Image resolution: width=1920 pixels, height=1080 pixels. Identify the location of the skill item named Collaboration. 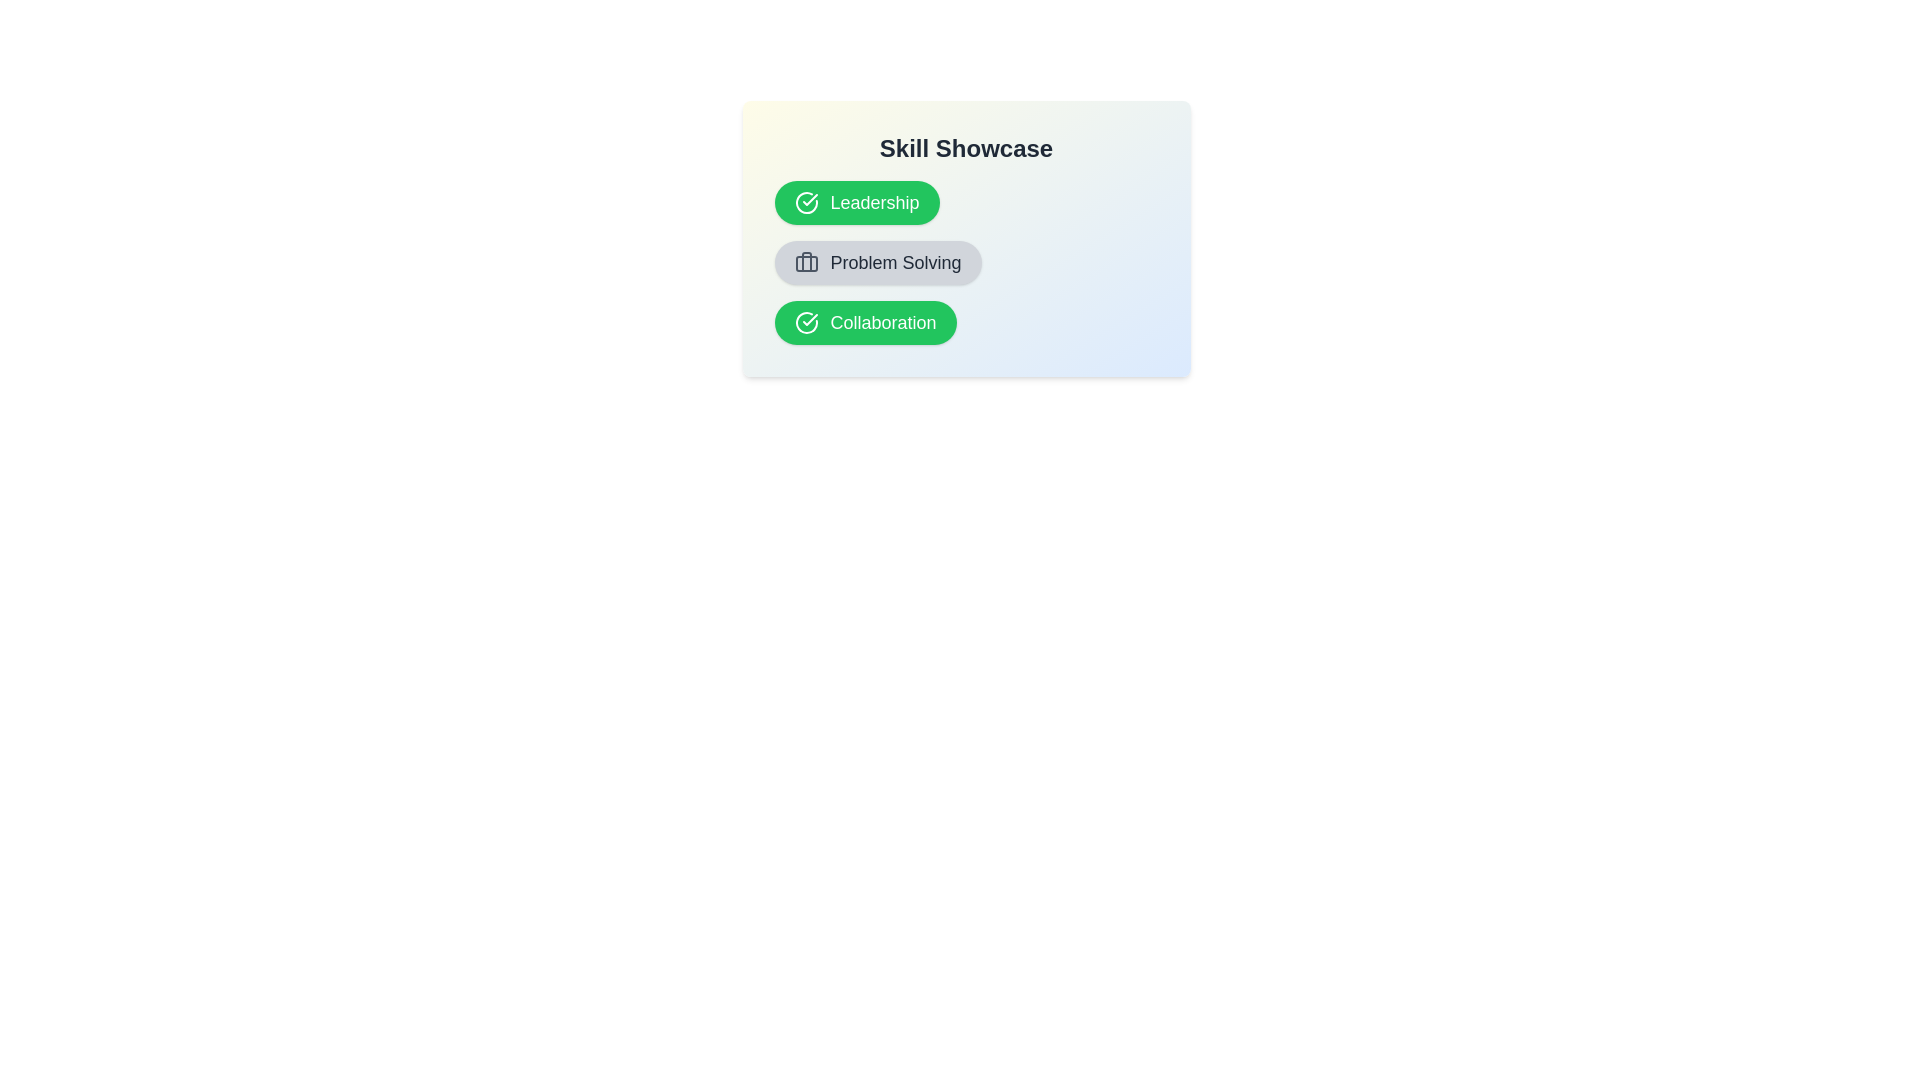
(864, 322).